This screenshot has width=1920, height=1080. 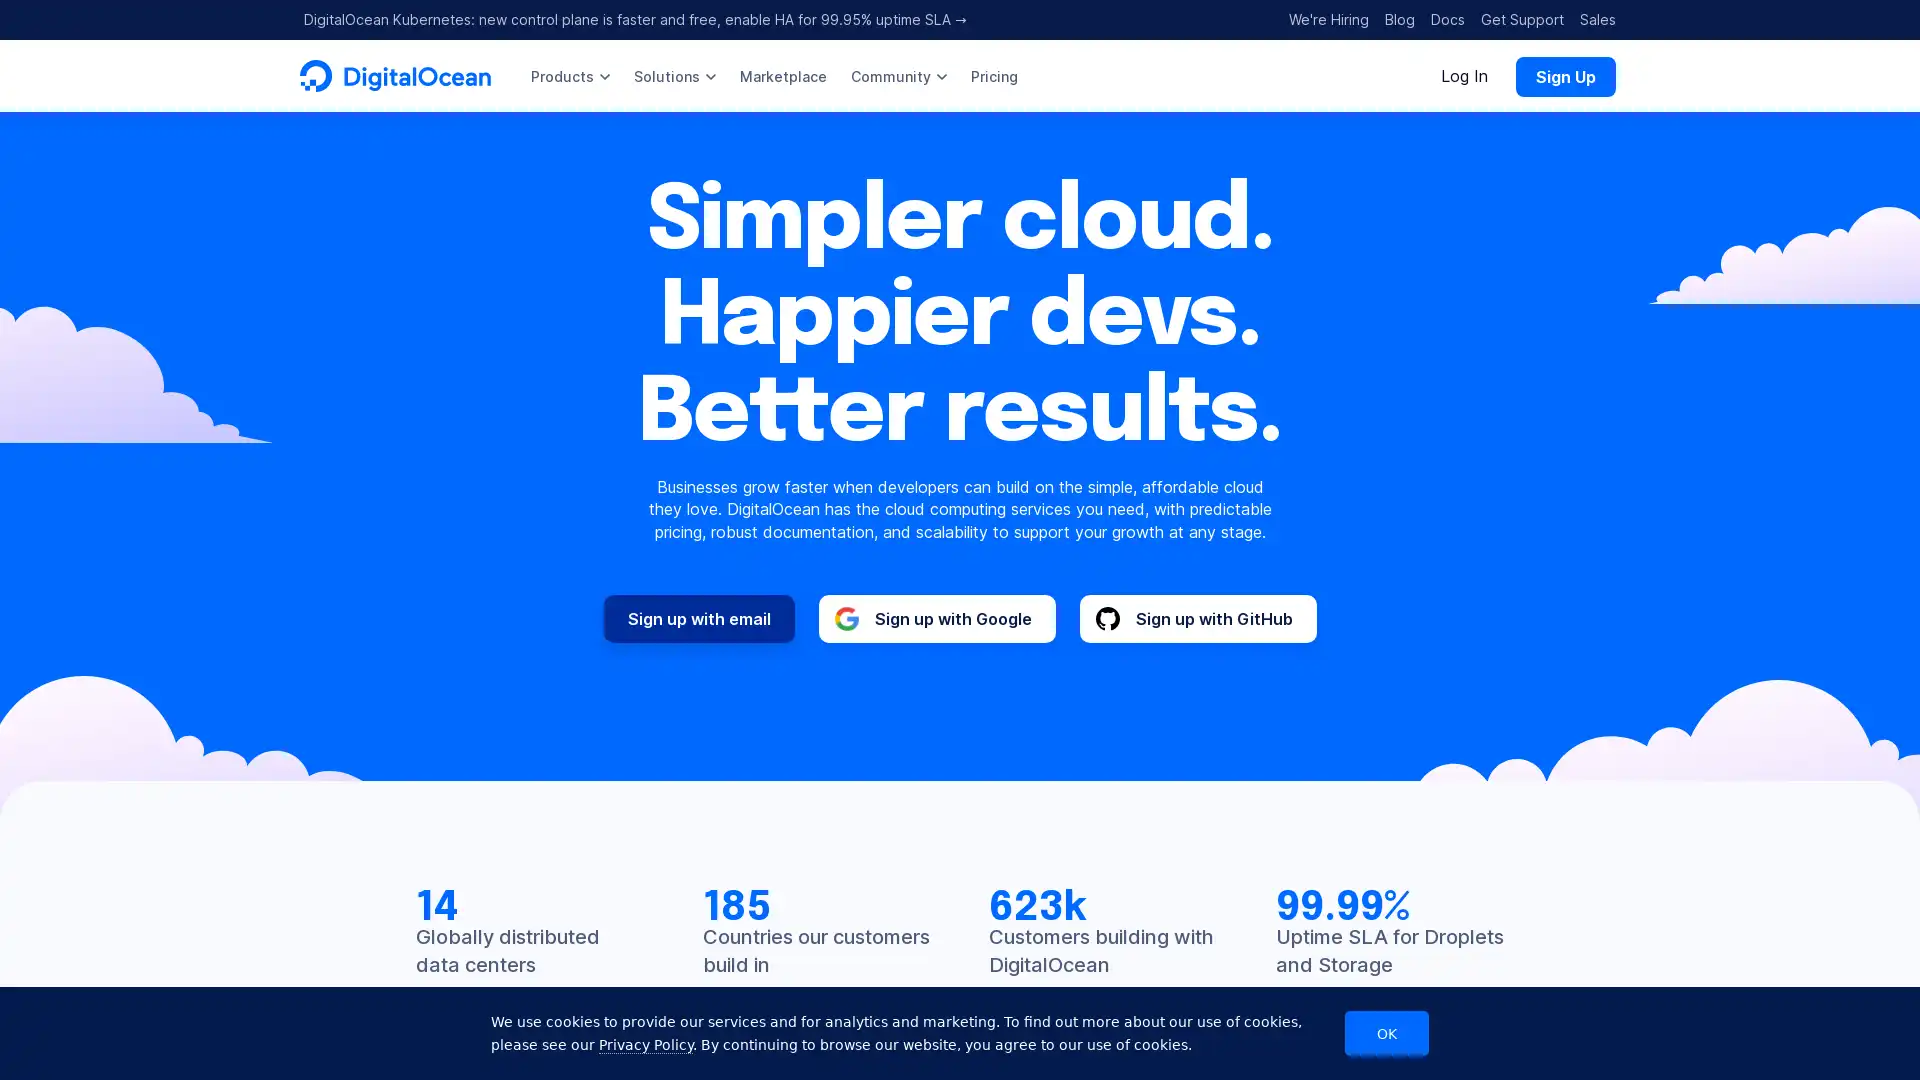 I want to click on Products, so click(x=569, y=75).